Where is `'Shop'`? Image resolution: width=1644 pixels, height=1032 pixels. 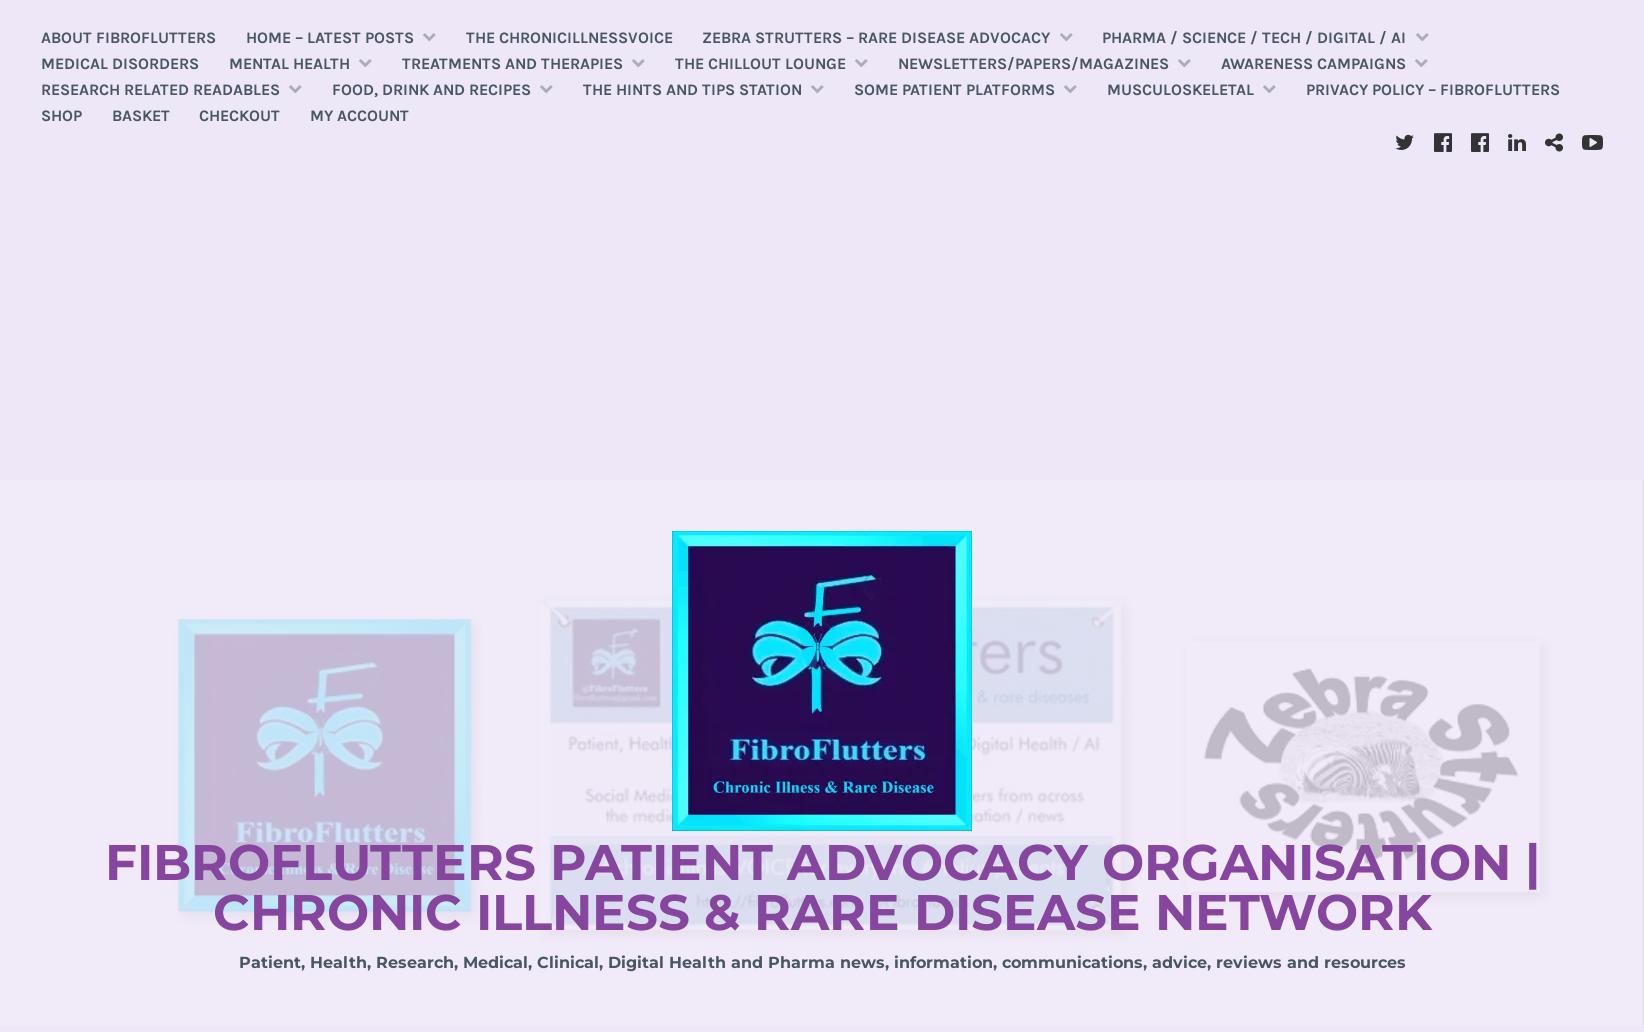
'Shop' is located at coordinates (61, 114).